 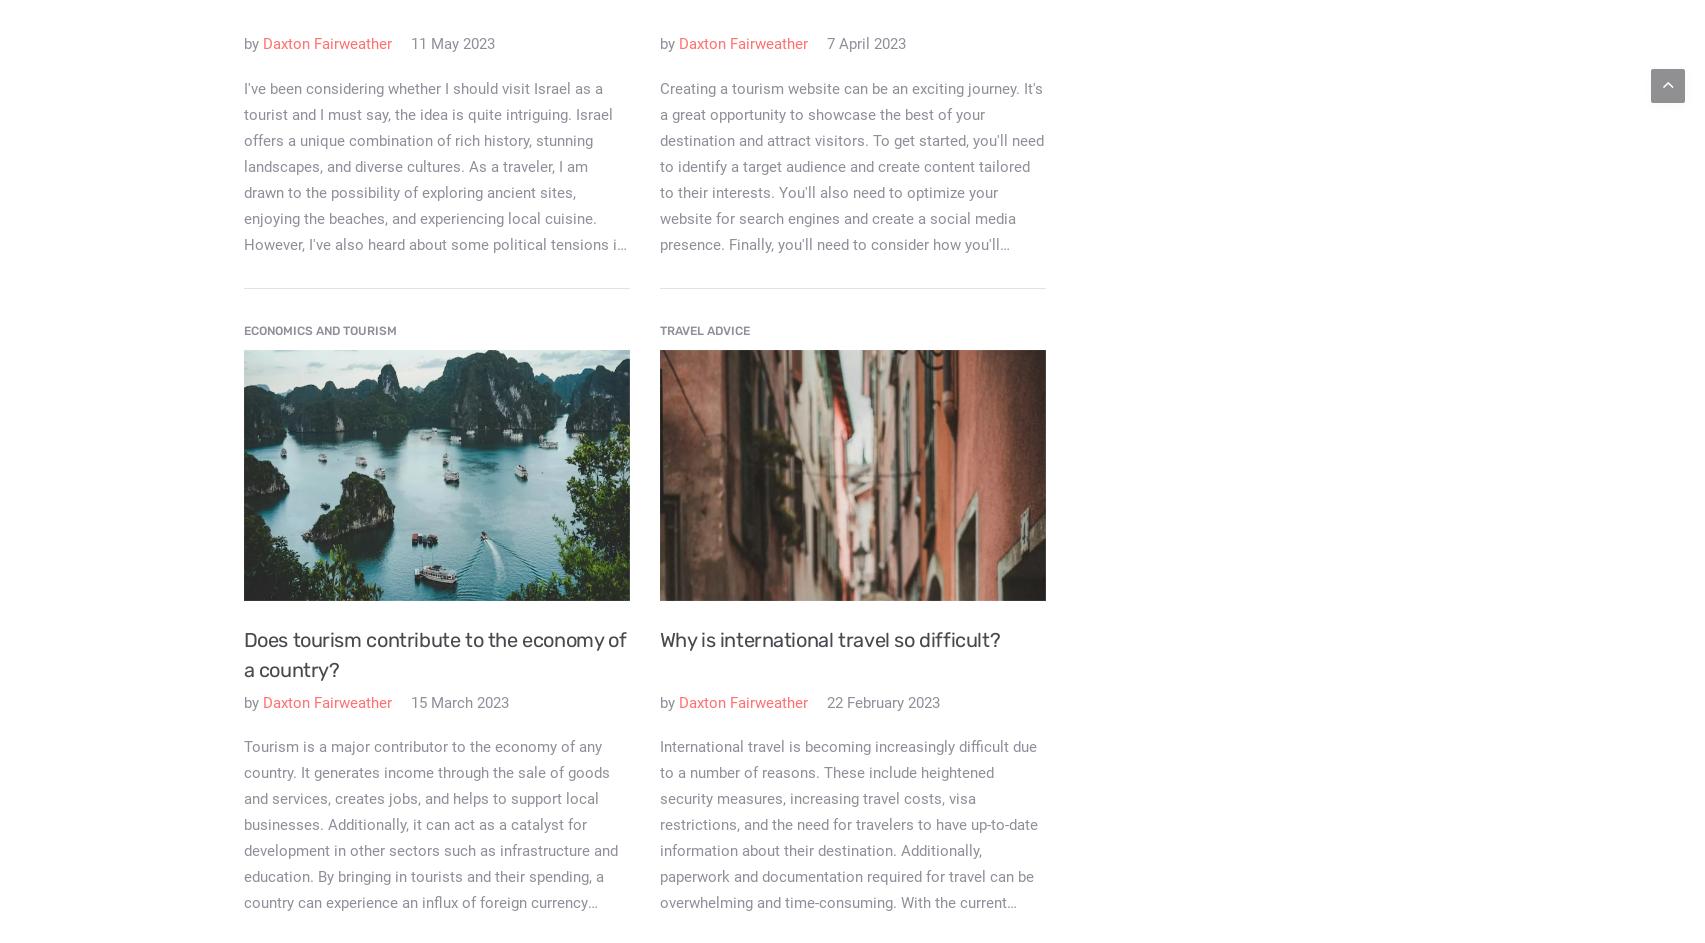 What do you see at coordinates (881, 700) in the screenshot?
I see `'22 February 2023'` at bounding box center [881, 700].